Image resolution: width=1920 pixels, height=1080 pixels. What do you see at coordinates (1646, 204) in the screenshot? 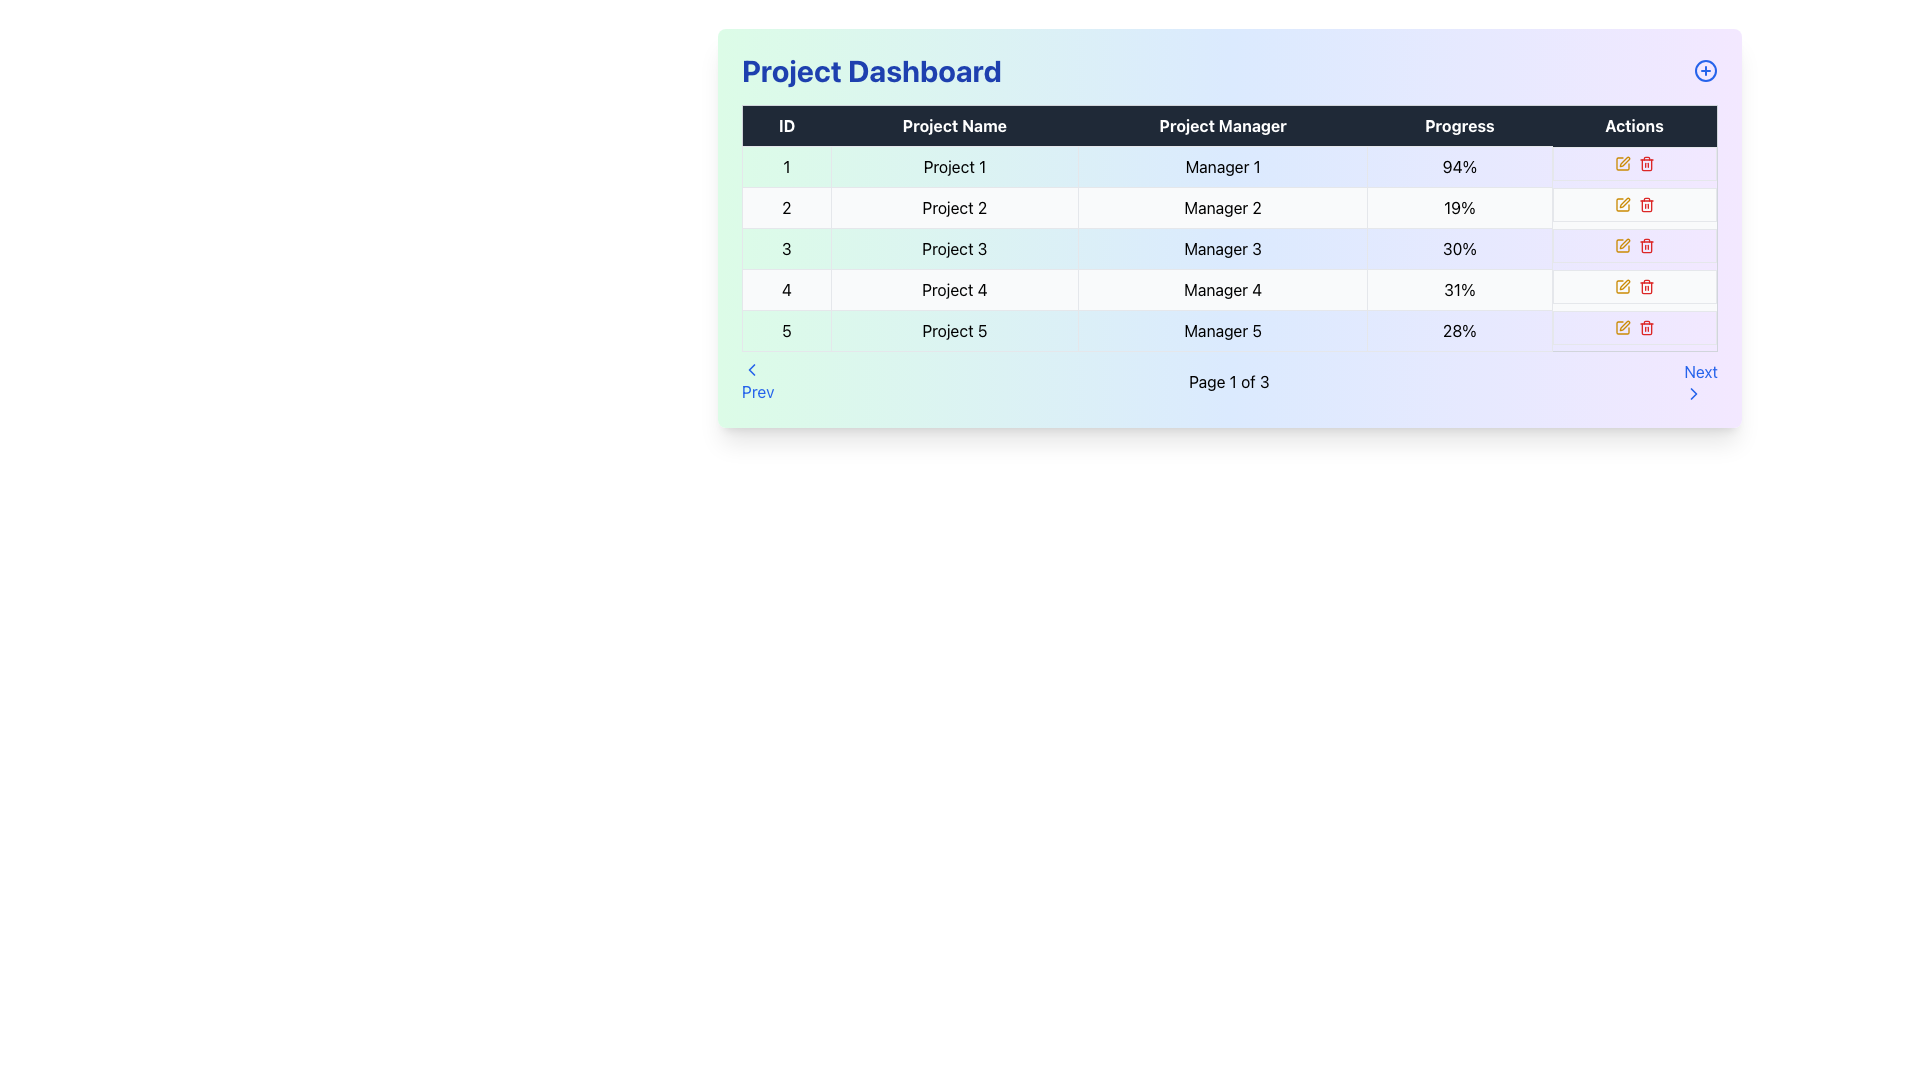
I see `the red trash can icon in the 'Actions' column of the second row in the dashboard table` at bounding box center [1646, 204].